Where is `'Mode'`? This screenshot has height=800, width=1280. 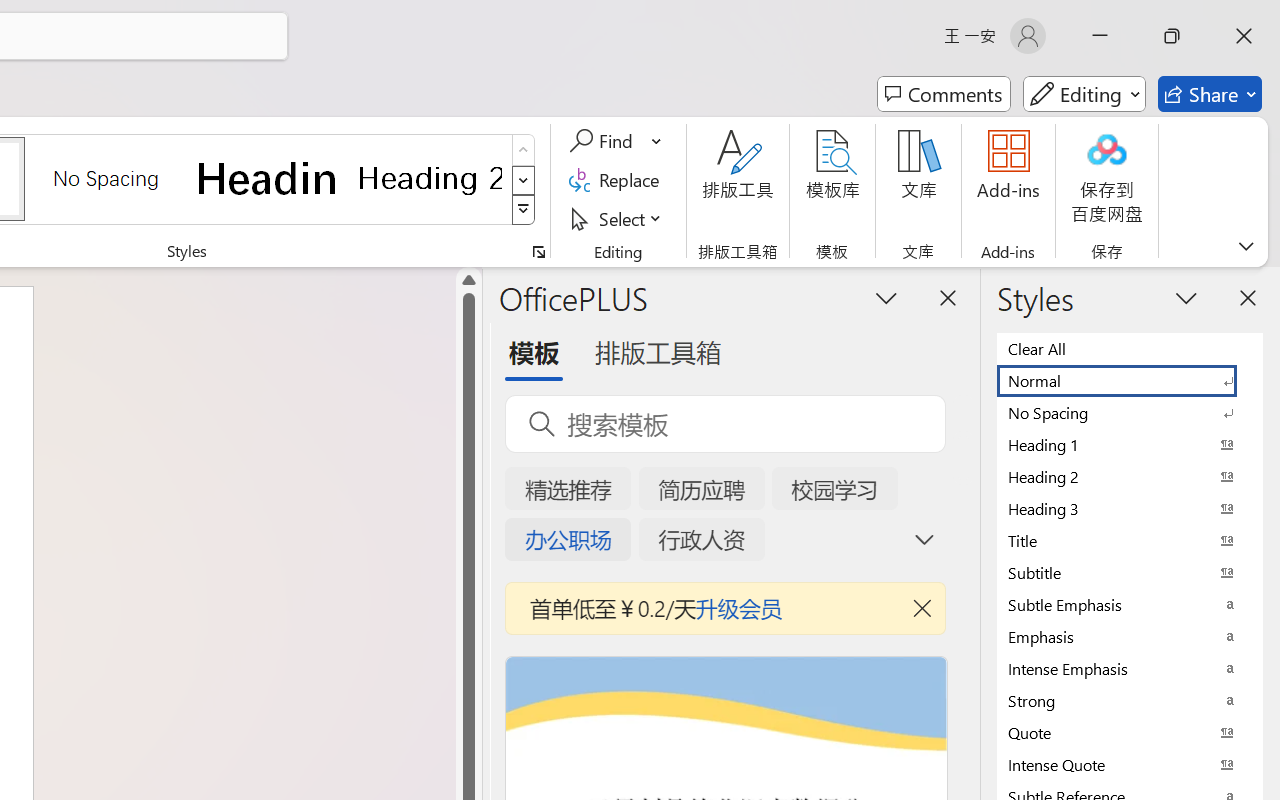 'Mode' is located at coordinates (1083, 94).